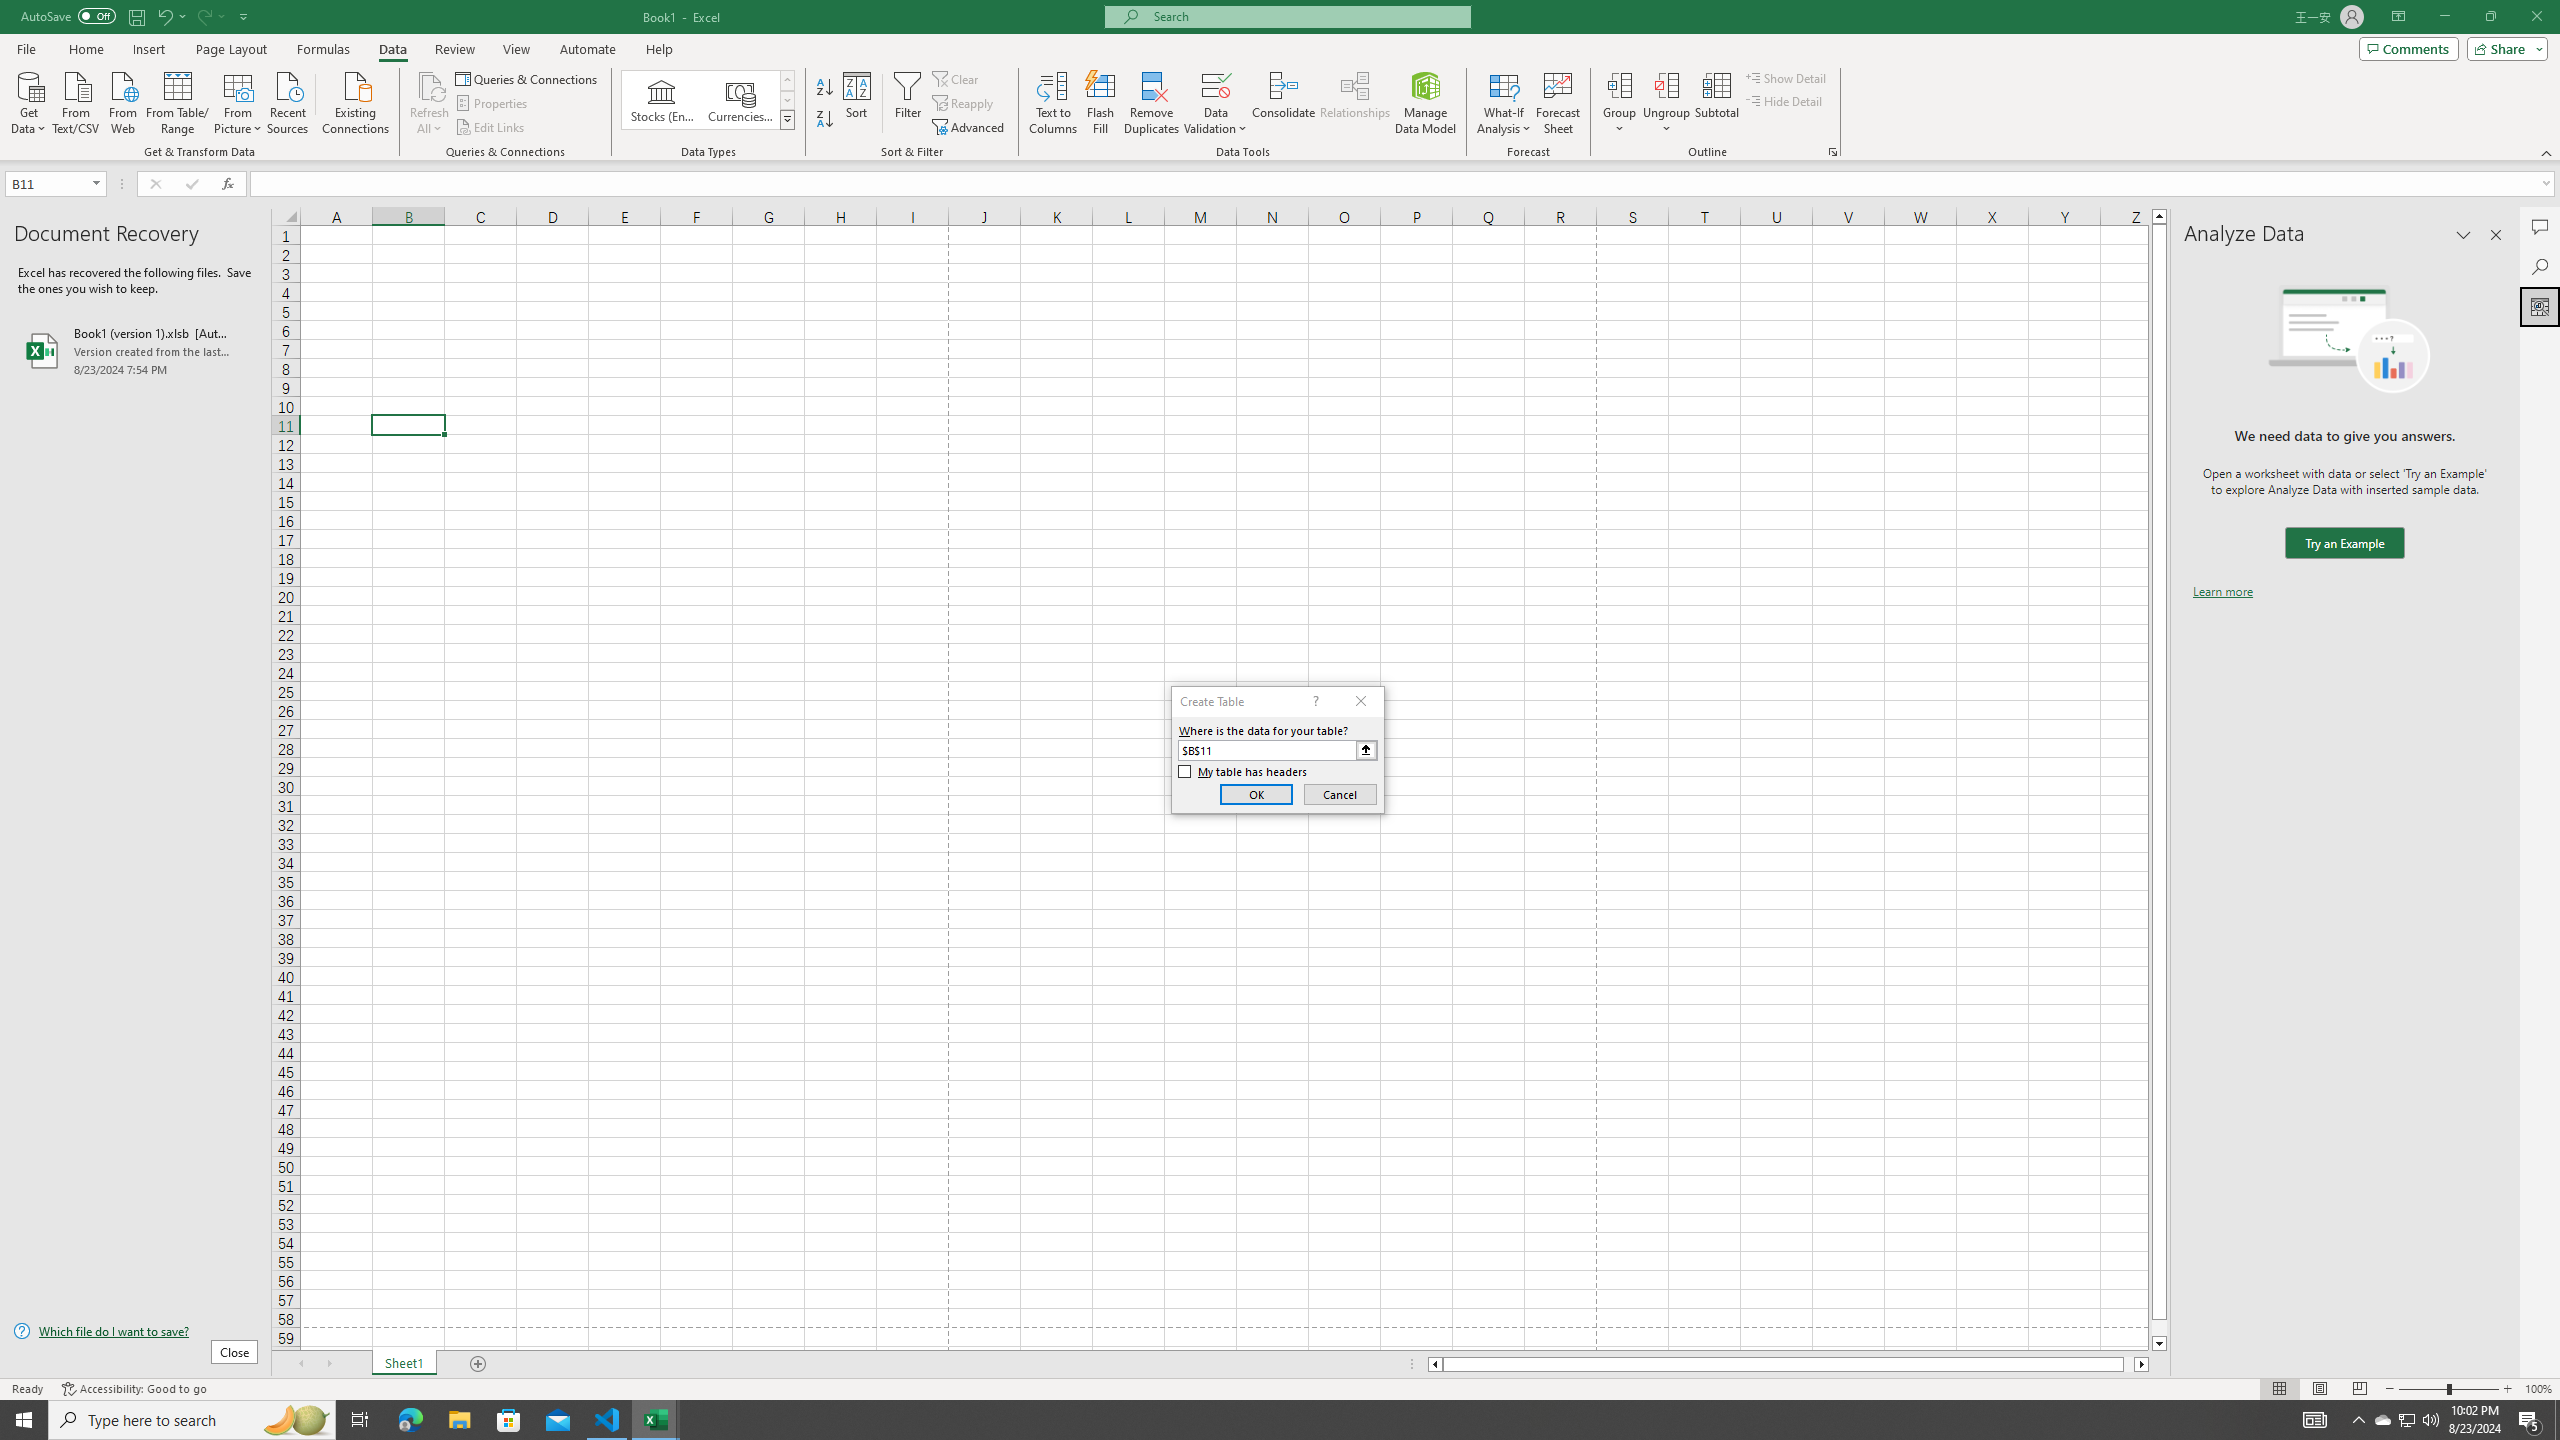 This screenshot has height=1440, width=2560. What do you see at coordinates (957, 78) in the screenshot?
I see `'Clear'` at bounding box center [957, 78].